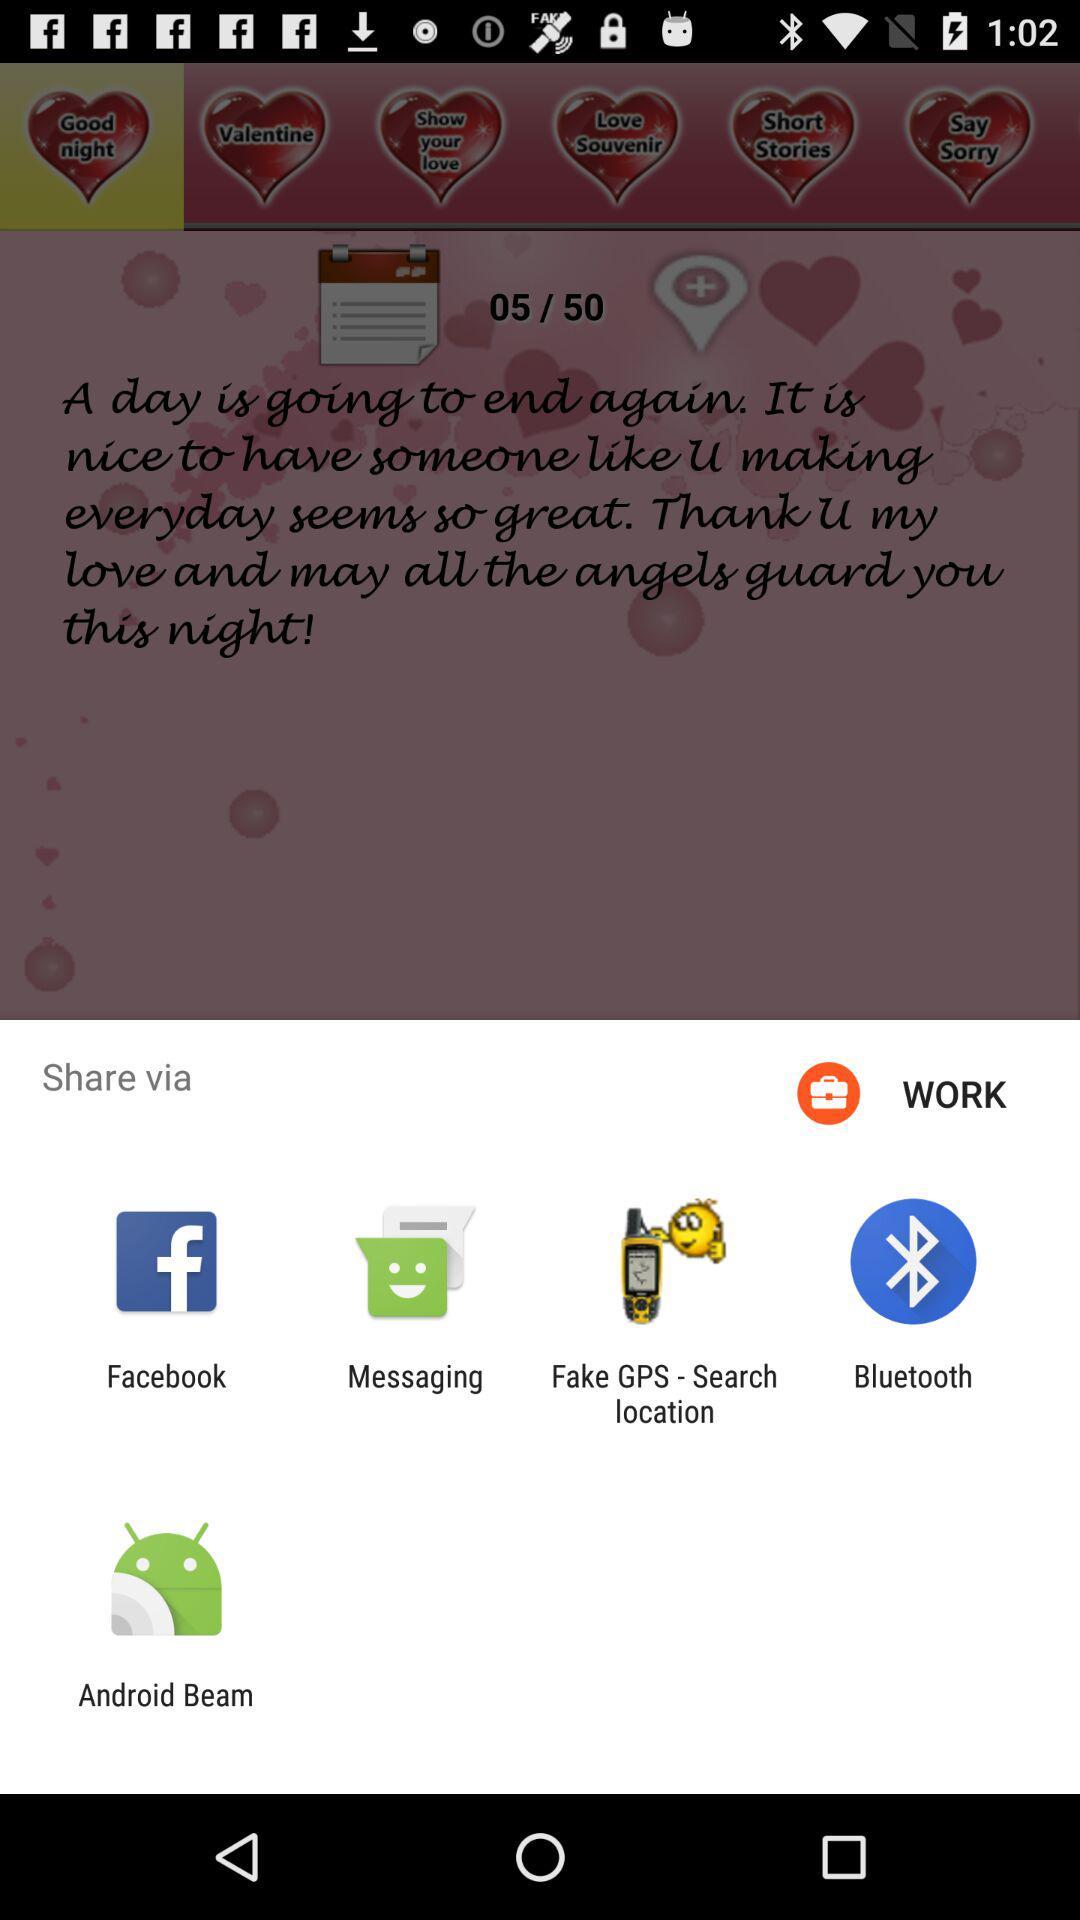 The height and width of the screenshot is (1920, 1080). What do you see at coordinates (664, 1392) in the screenshot?
I see `fake gps search app` at bounding box center [664, 1392].